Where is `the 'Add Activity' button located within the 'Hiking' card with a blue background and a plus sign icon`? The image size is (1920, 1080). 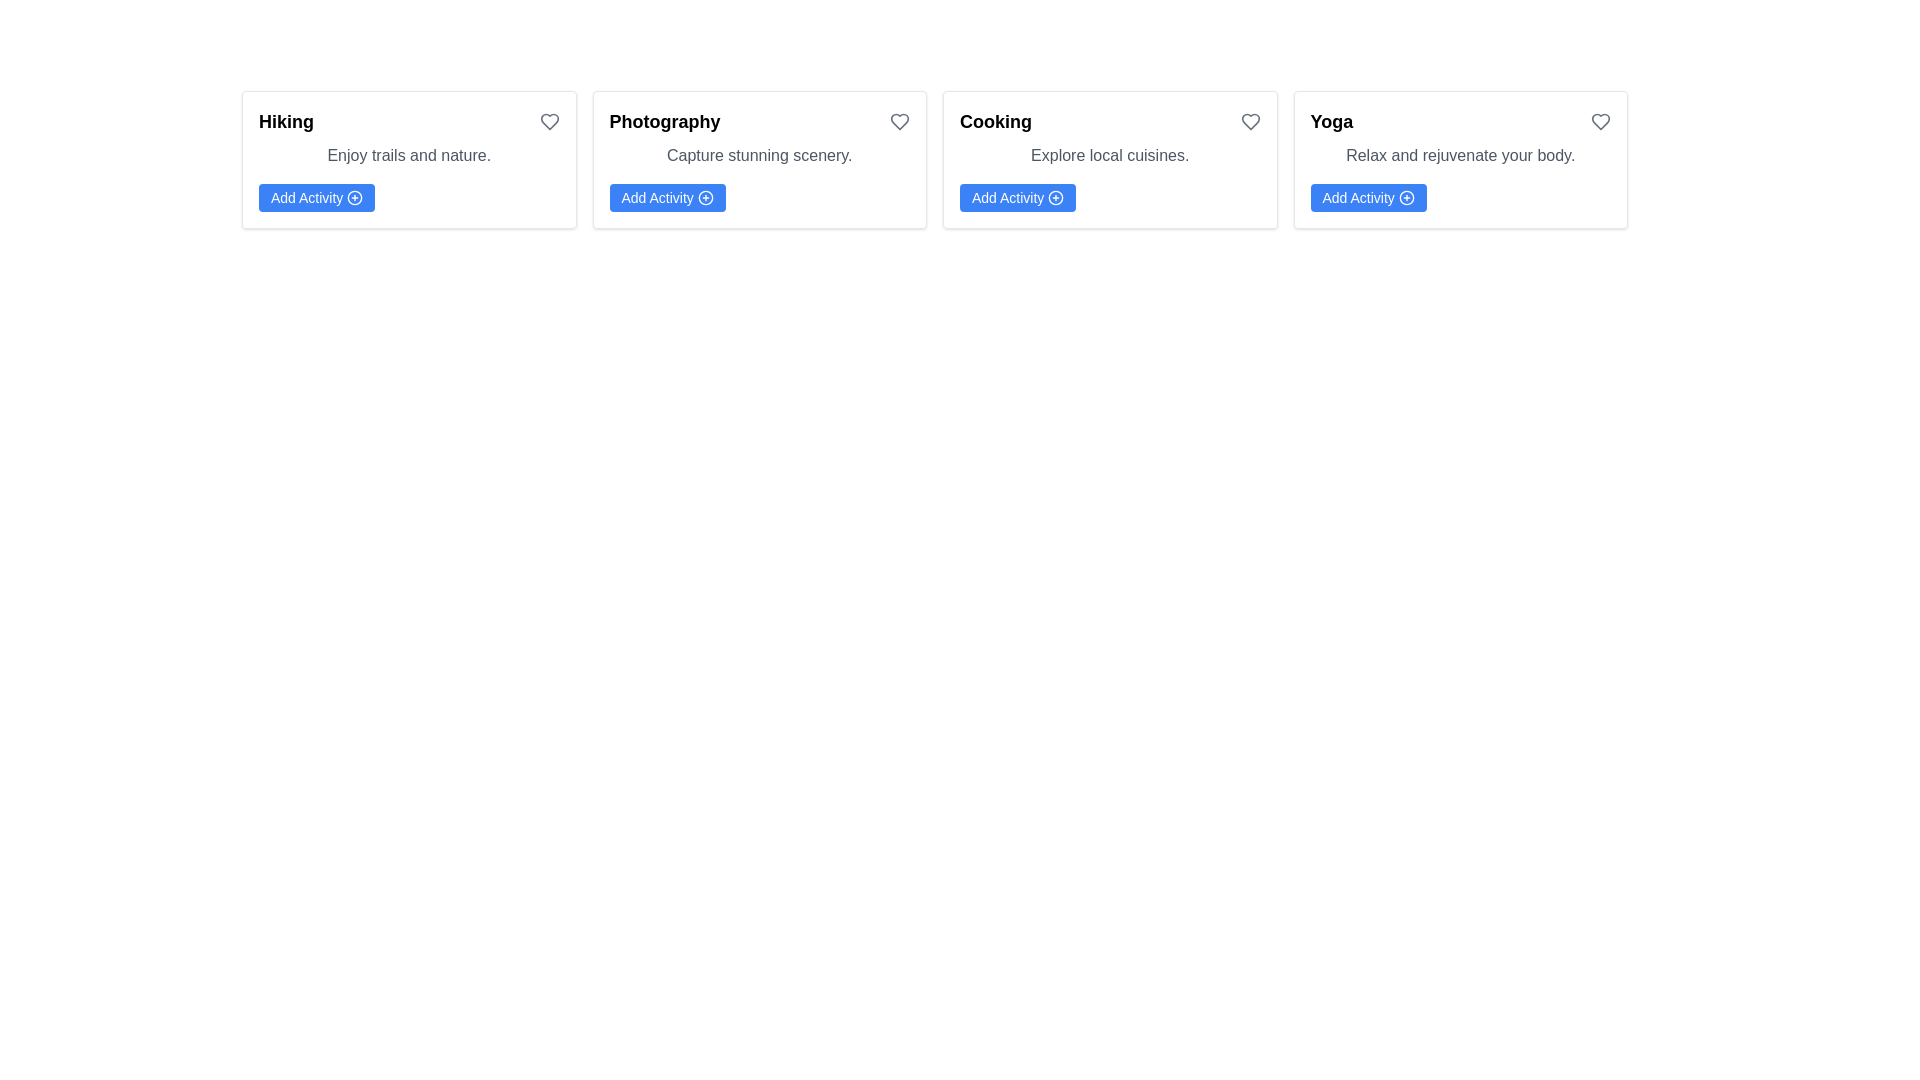 the 'Add Activity' button located within the 'Hiking' card with a blue background and a plus sign icon is located at coordinates (316, 197).